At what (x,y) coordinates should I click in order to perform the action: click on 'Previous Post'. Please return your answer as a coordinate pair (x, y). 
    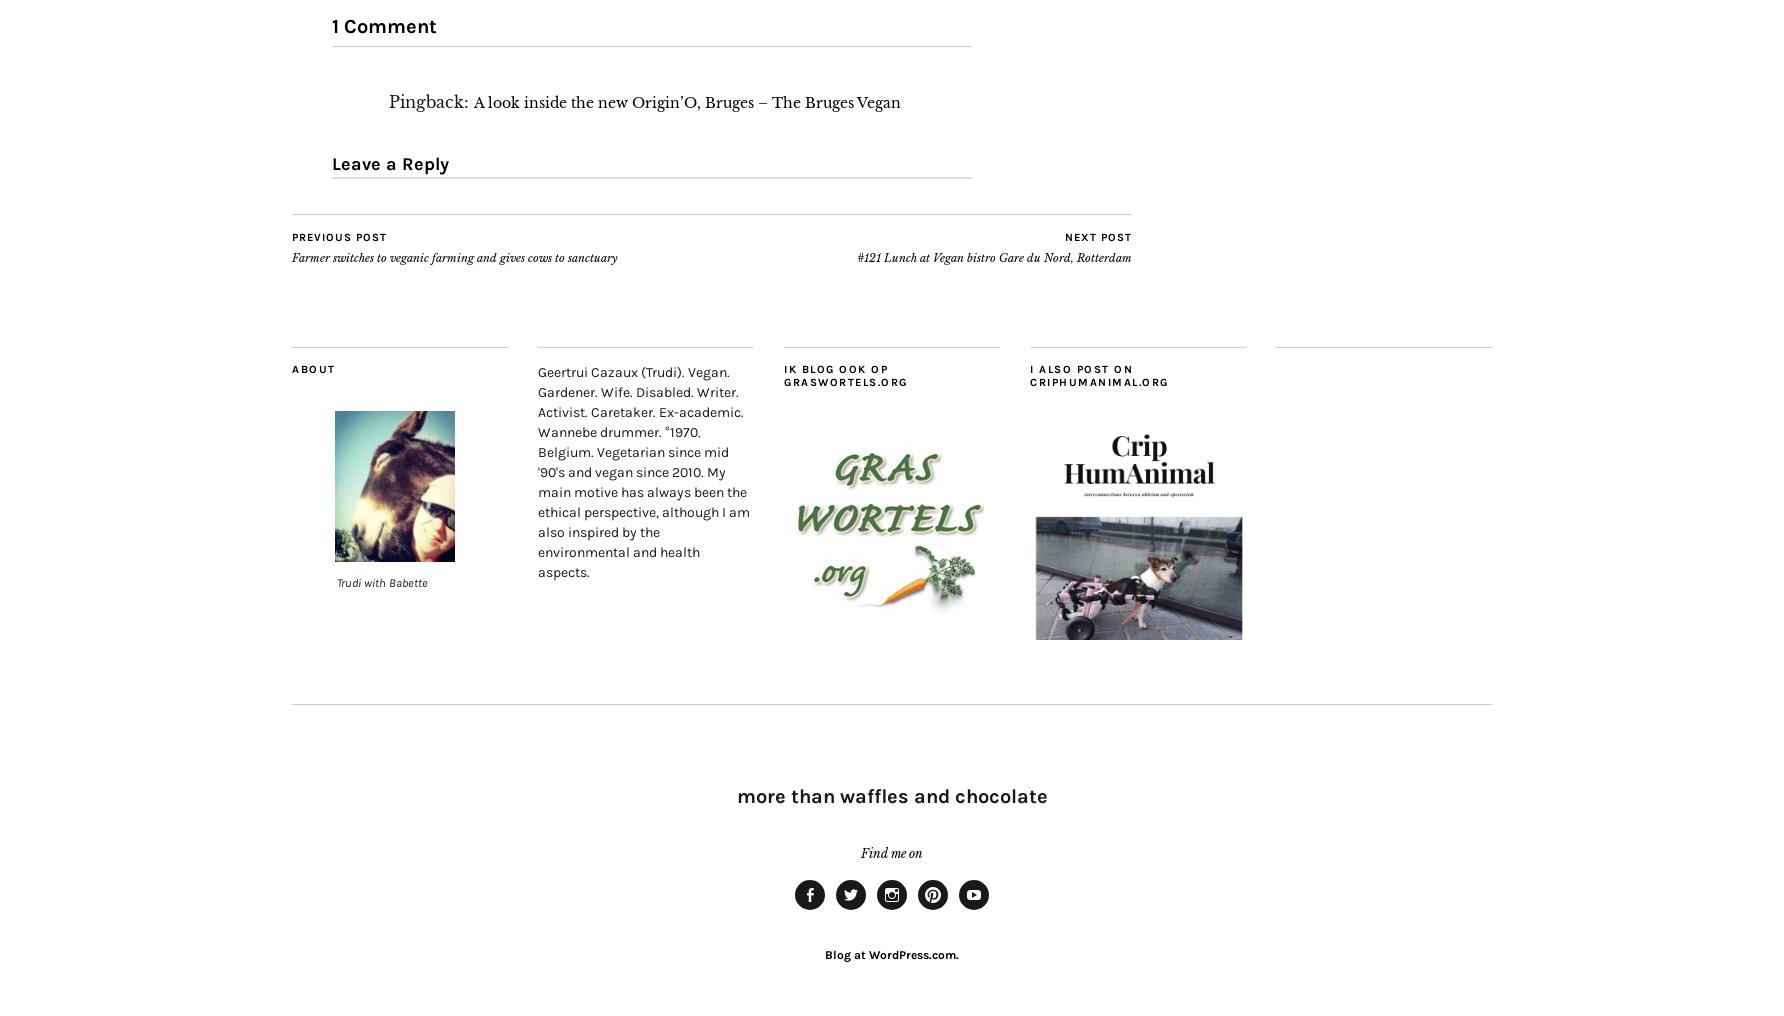
    Looking at the image, I should click on (338, 236).